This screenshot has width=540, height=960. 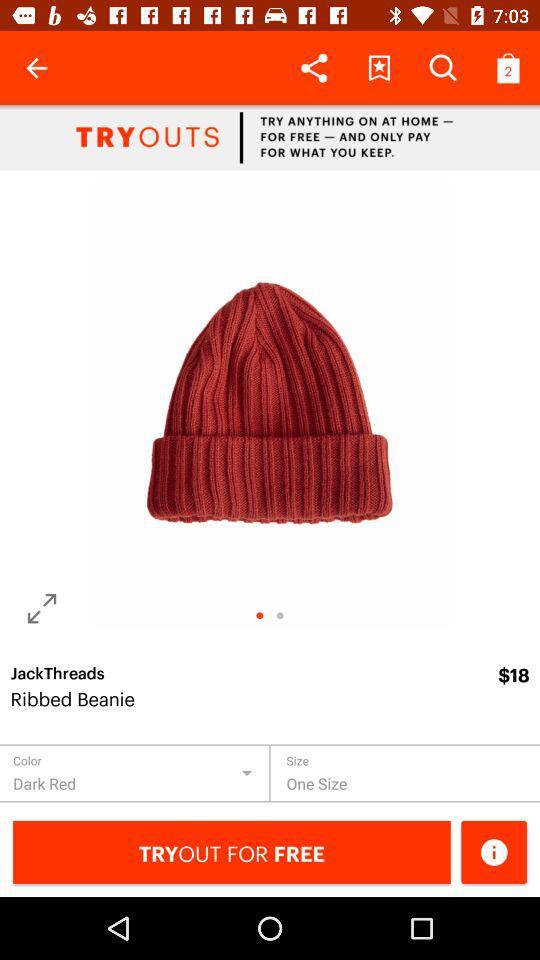 I want to click on the info icon, so click(x=493, y=851).